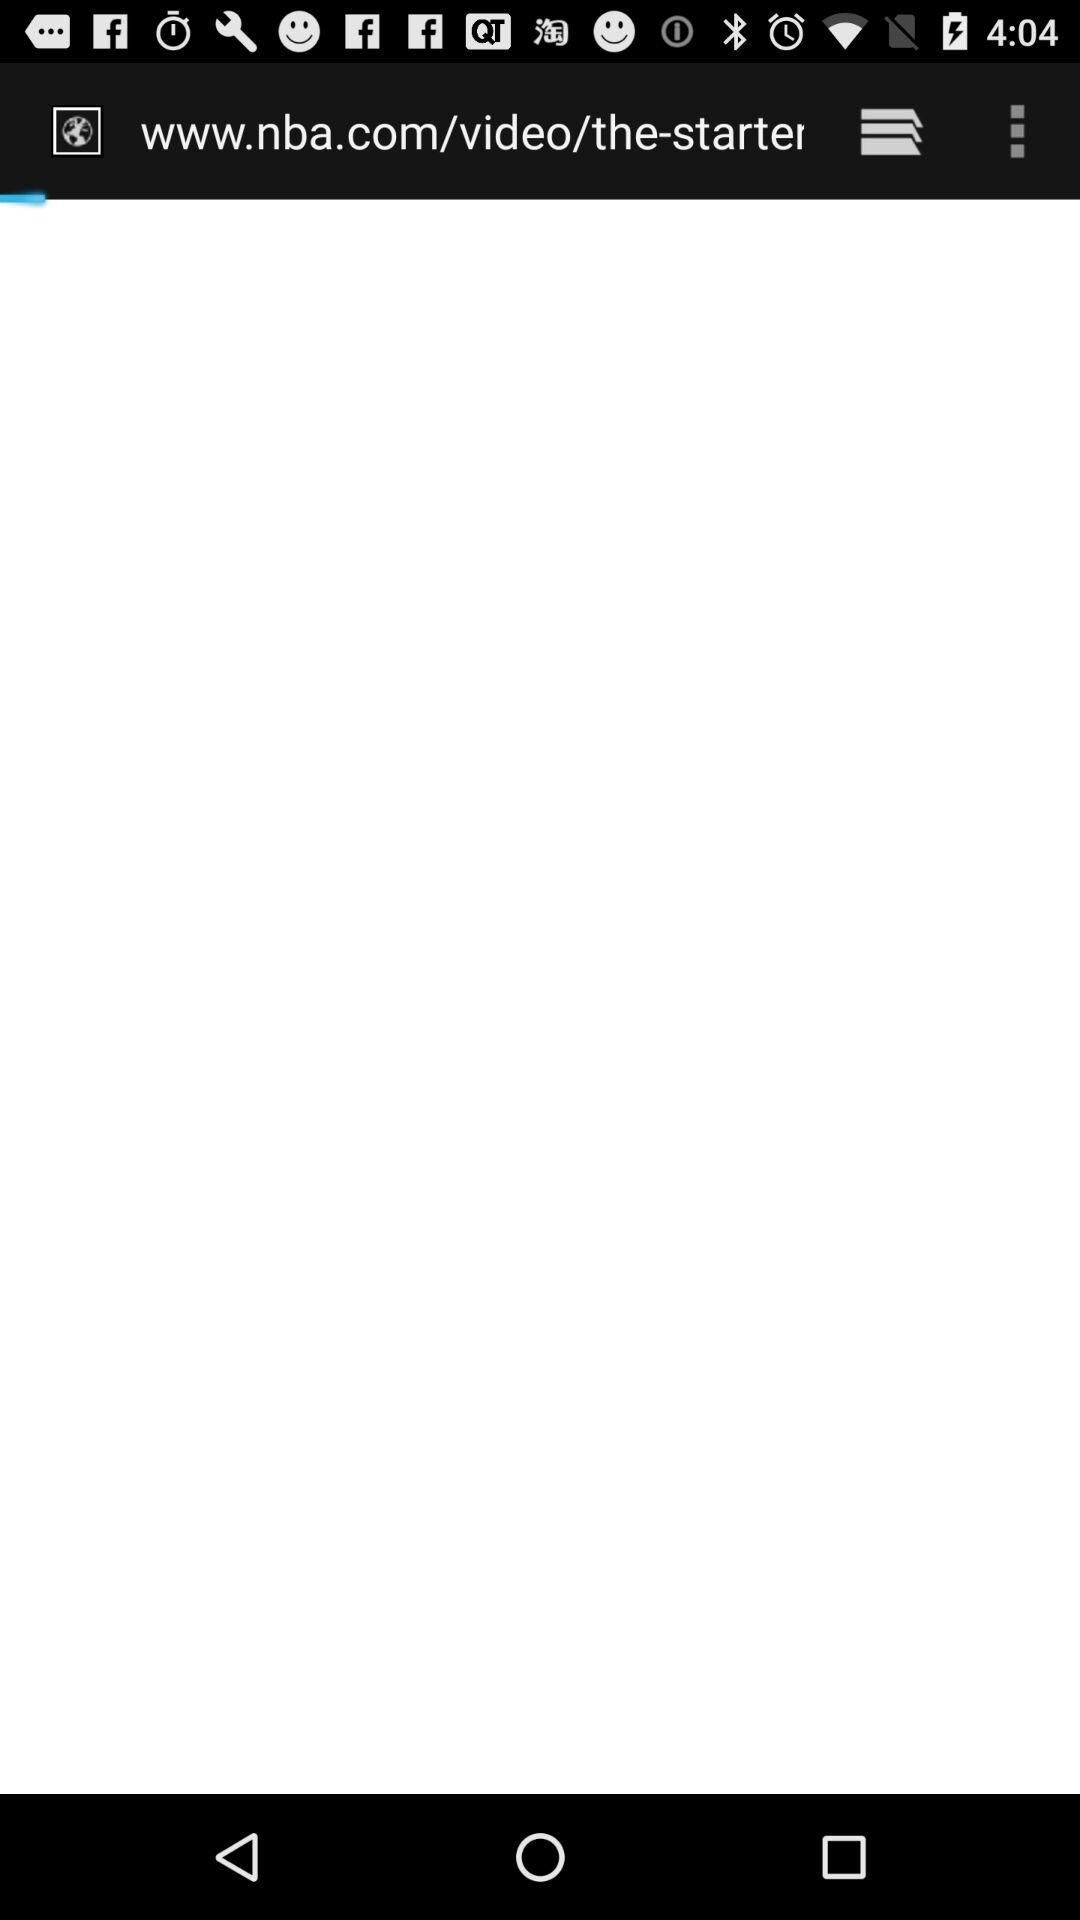 The height and width of the screenshot is (1920, 1080). I want to click on item below www nba com, so click(540, 996).